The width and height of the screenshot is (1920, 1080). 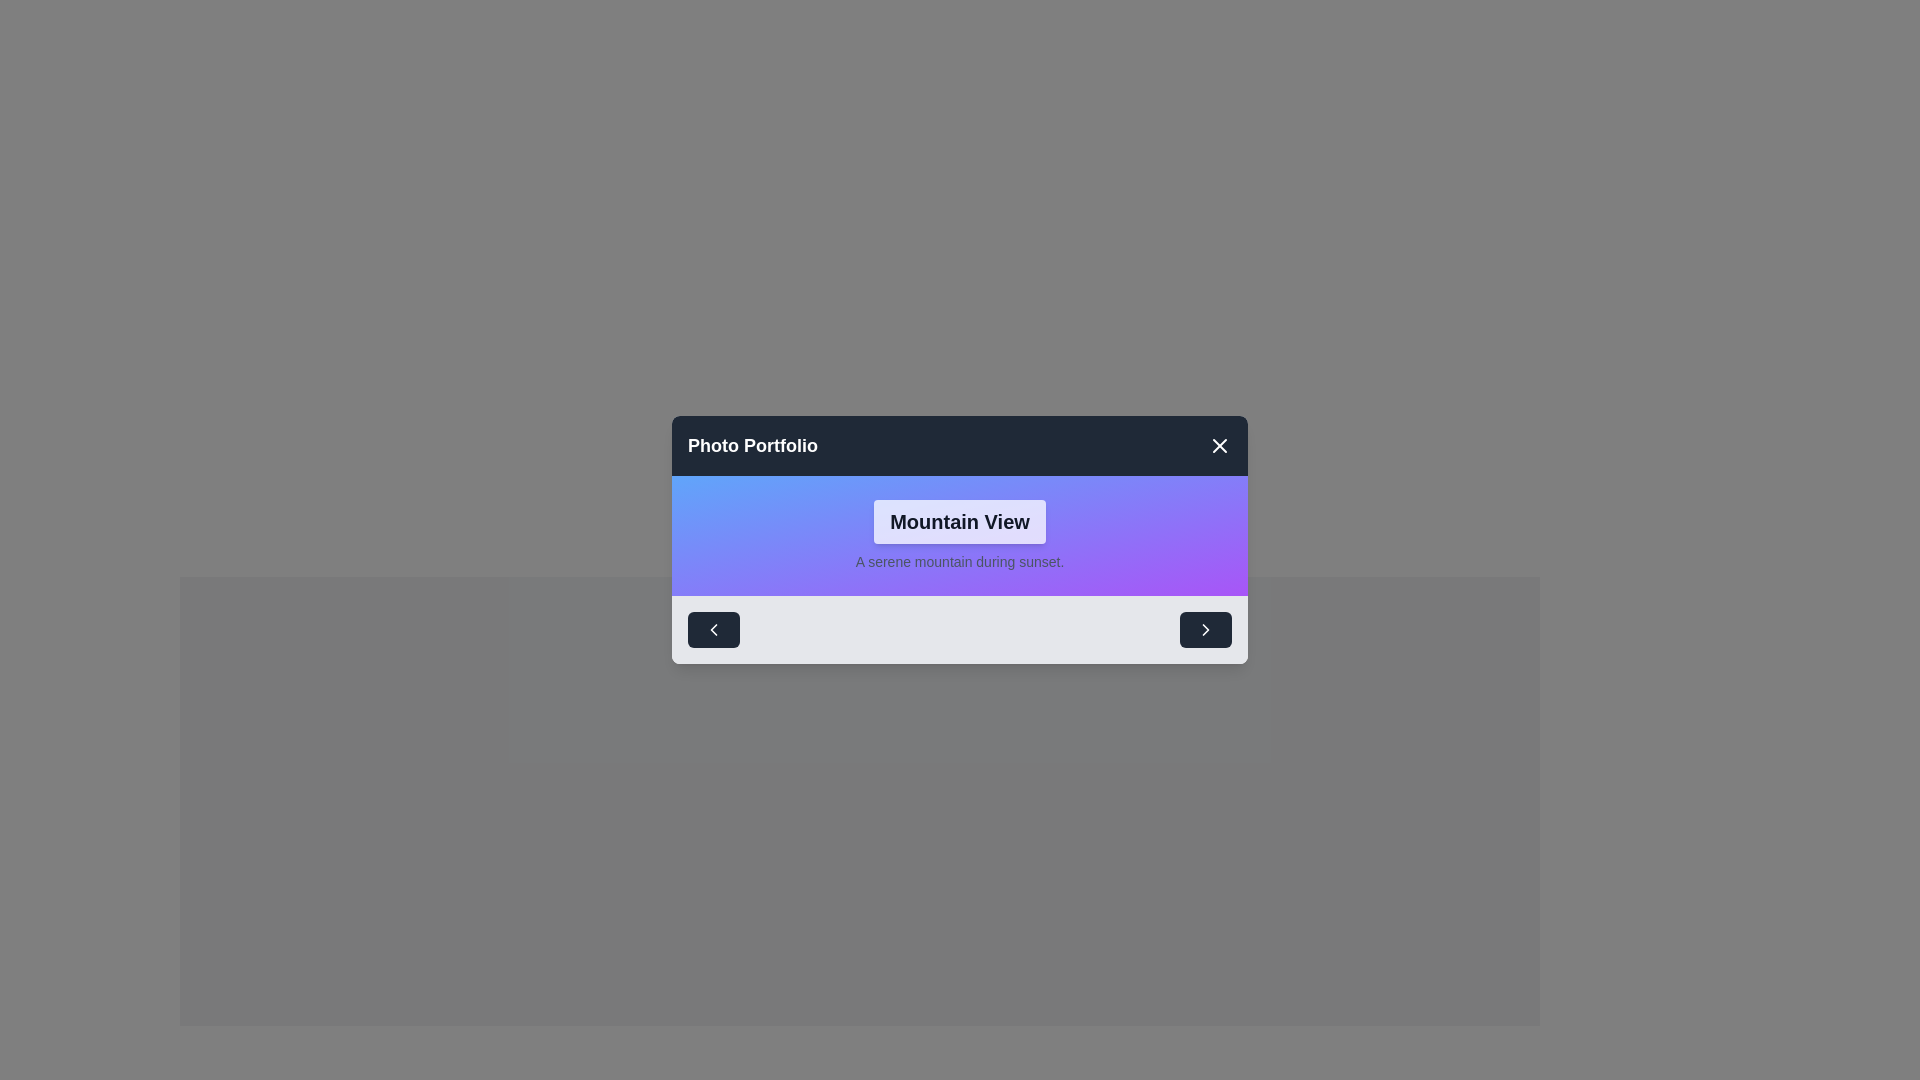 What do you see at coordinates (1218, 445) in the screenshot?
I see `the 'X' button at the top-right corner of the 'Photo Portfolio' modal` at bounding box center [1218, 445].